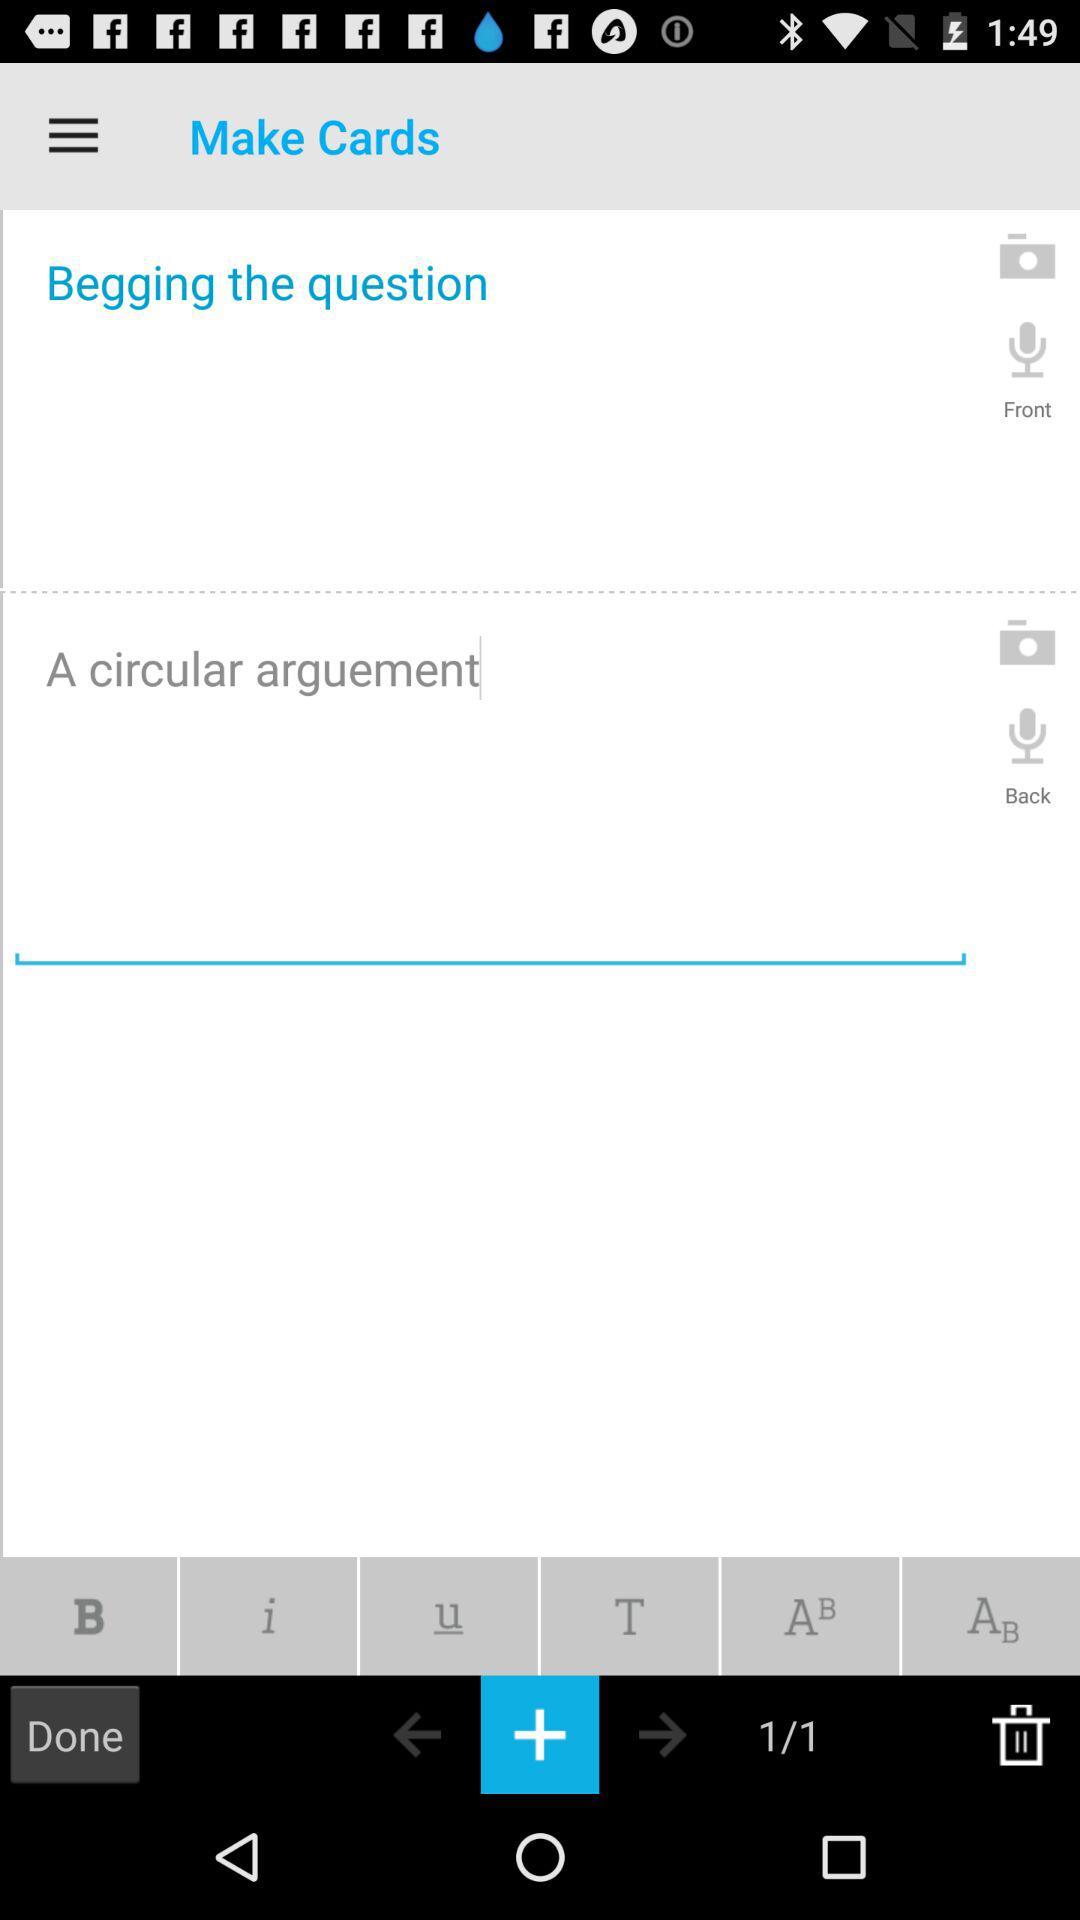 Image resolution: width=1080 pixels, height=1920 pixels. Describe the element at coordinates (810, 1616) in the screenshot. I see `a text tool` at that location.